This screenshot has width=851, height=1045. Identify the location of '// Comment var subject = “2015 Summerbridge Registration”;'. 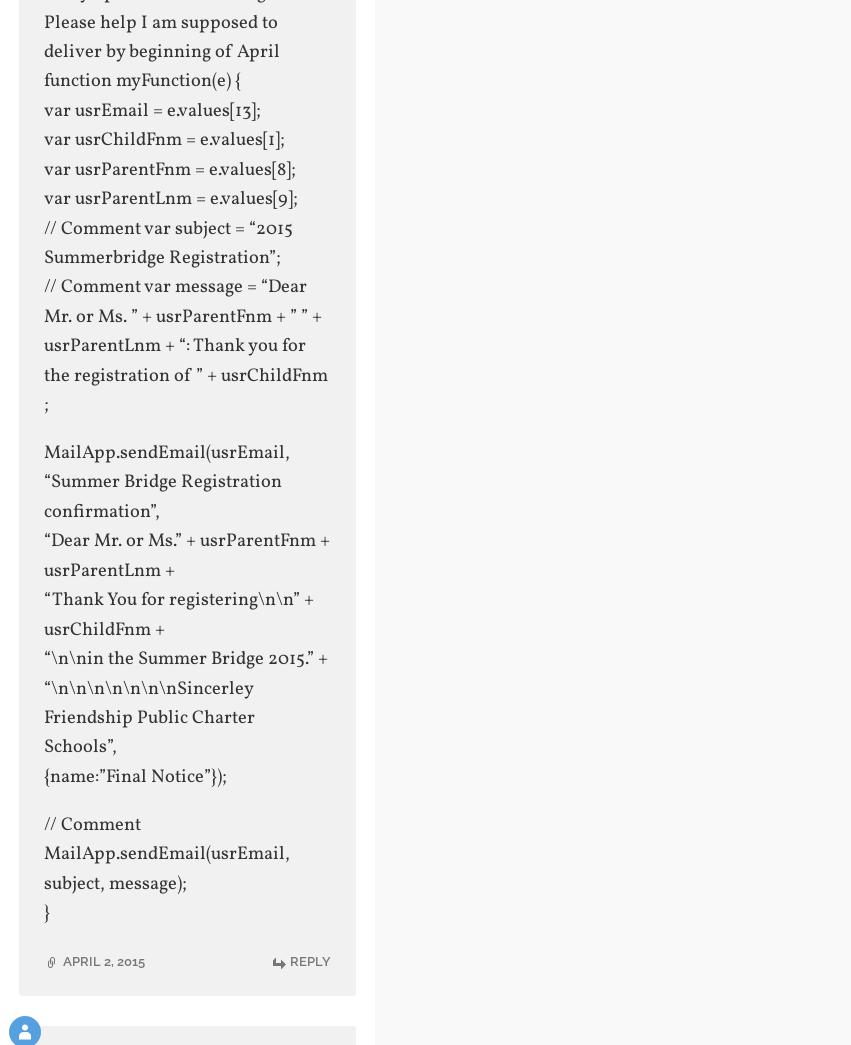
(166, 241).